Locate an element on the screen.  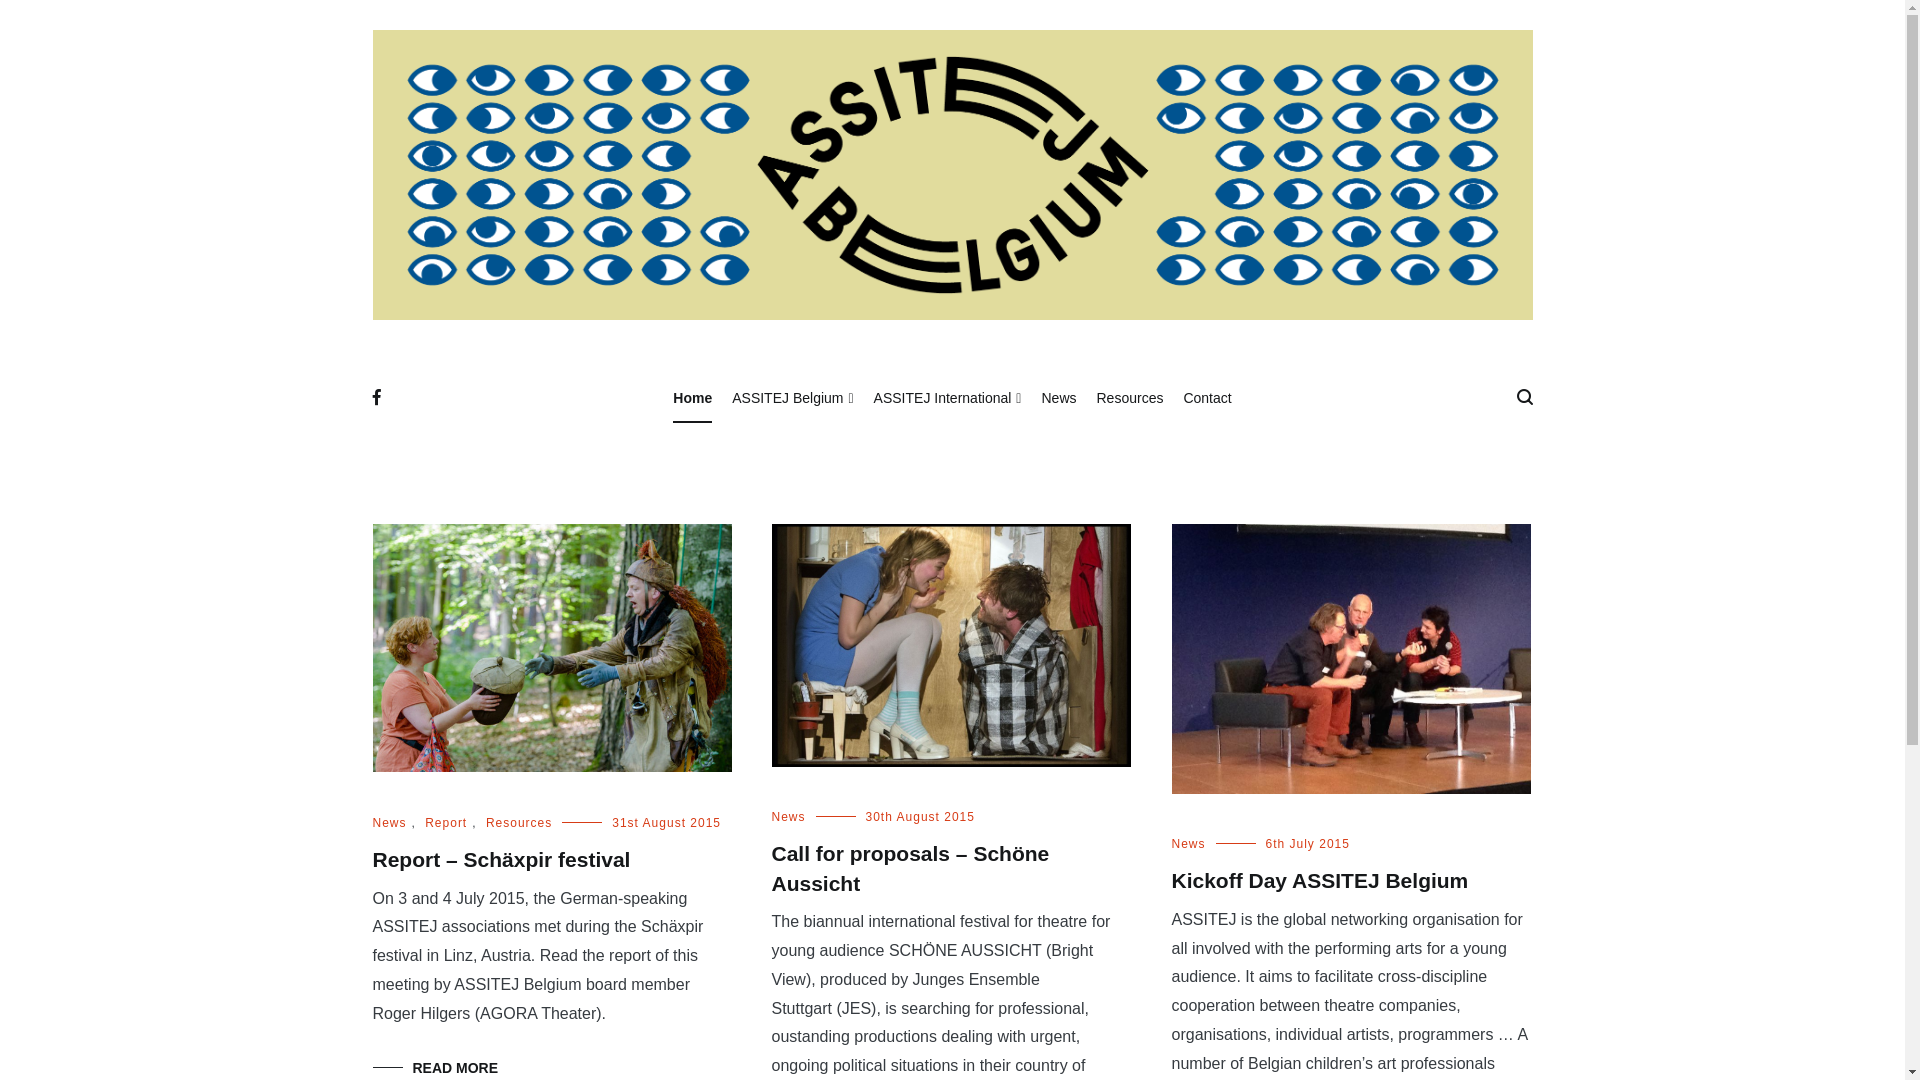
'READ MORE' is located at coordinates (434, 1067).